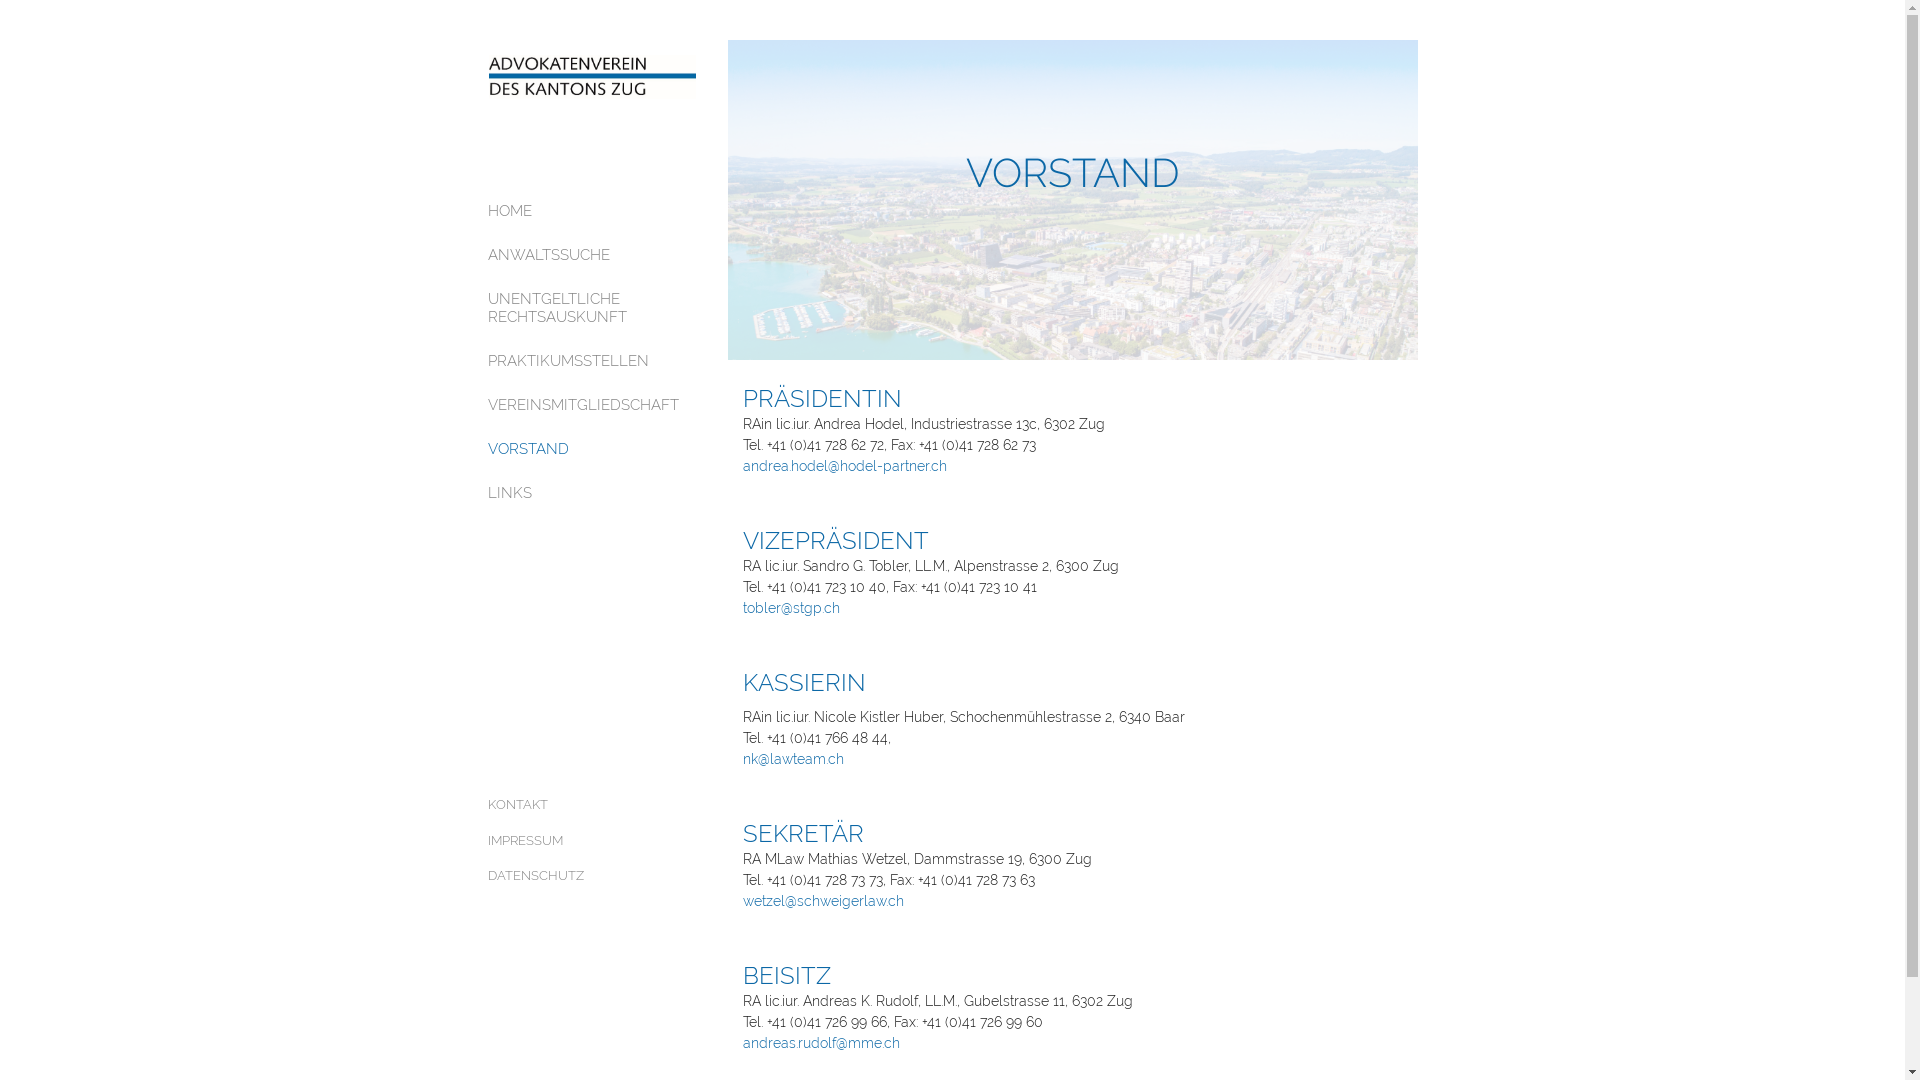  What do you see at coordinates (592, 493) in the screenshot?
I see `'LINKS'` at bounding box center [592, 493].